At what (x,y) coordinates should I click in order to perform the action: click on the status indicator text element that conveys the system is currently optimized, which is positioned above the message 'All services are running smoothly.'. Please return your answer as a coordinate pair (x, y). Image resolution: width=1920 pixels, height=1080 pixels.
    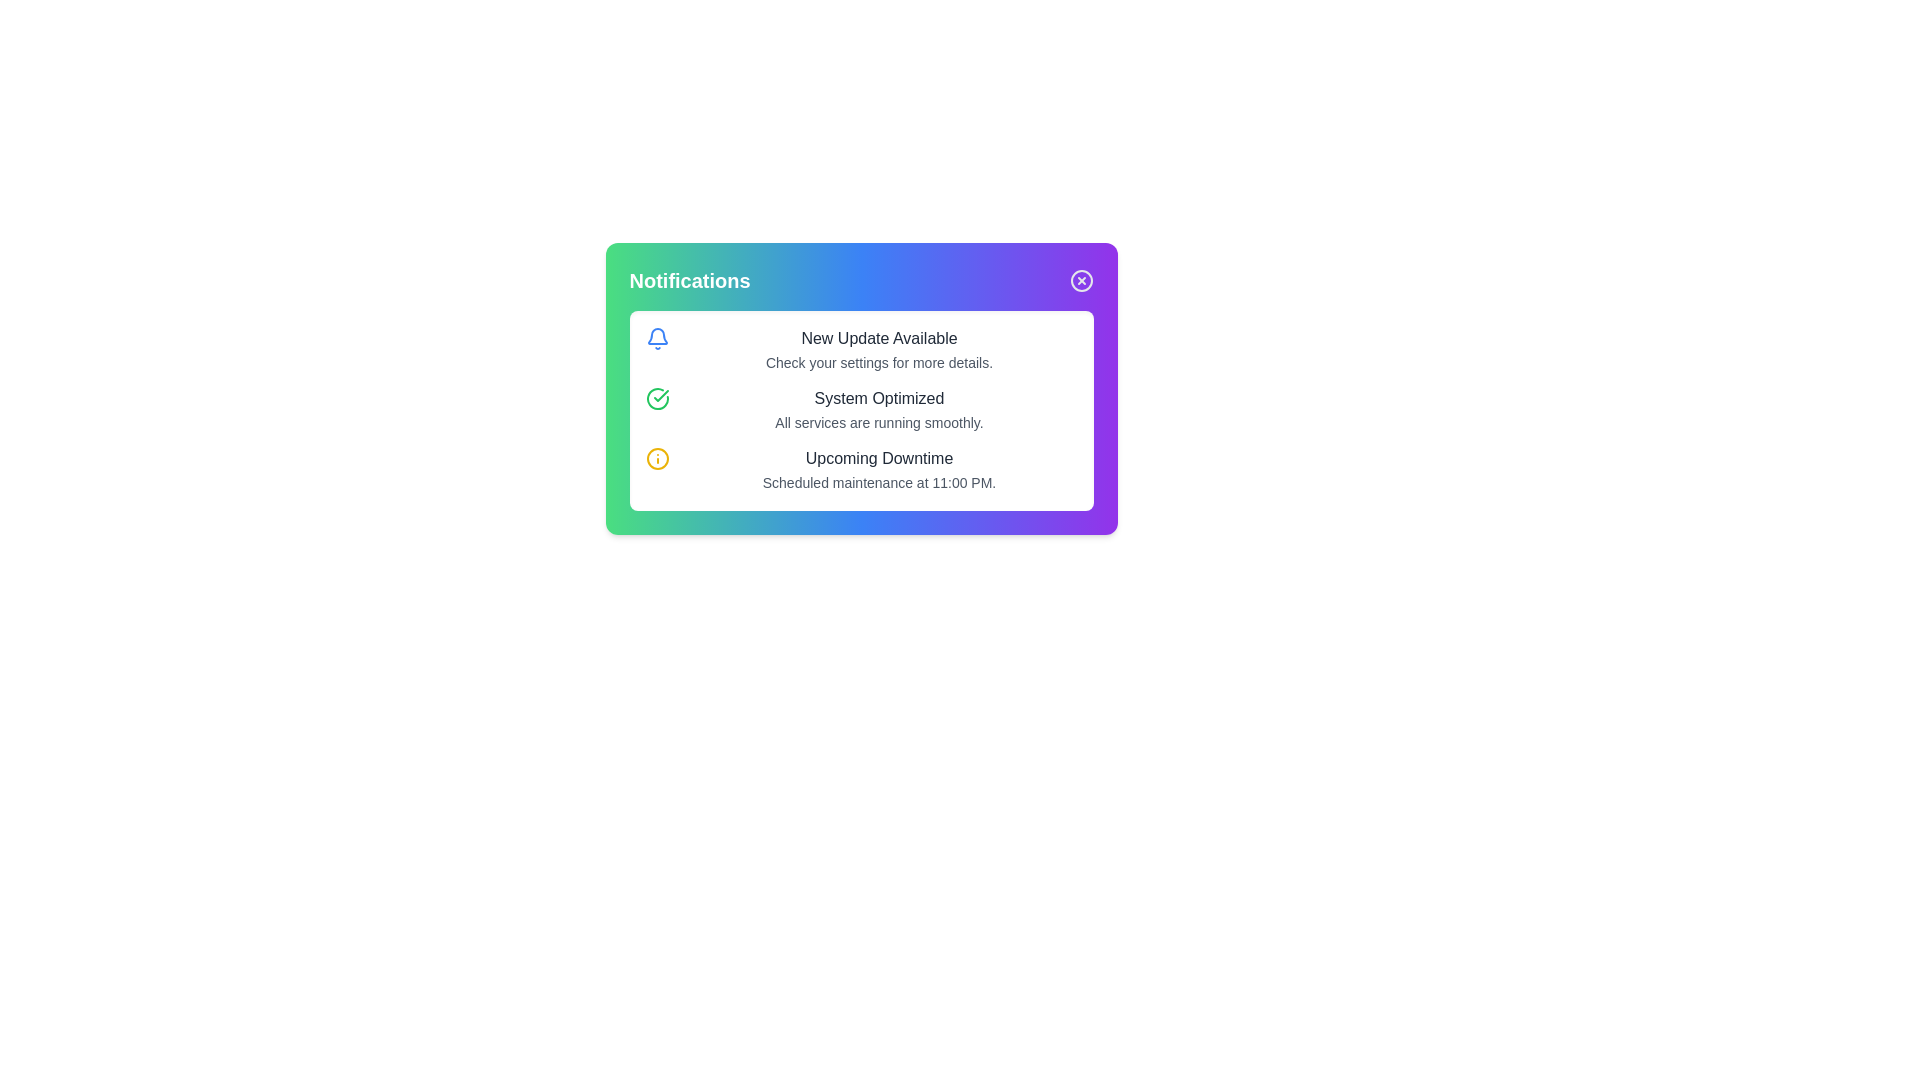
    Looking at the image, I should click on (879, 398).